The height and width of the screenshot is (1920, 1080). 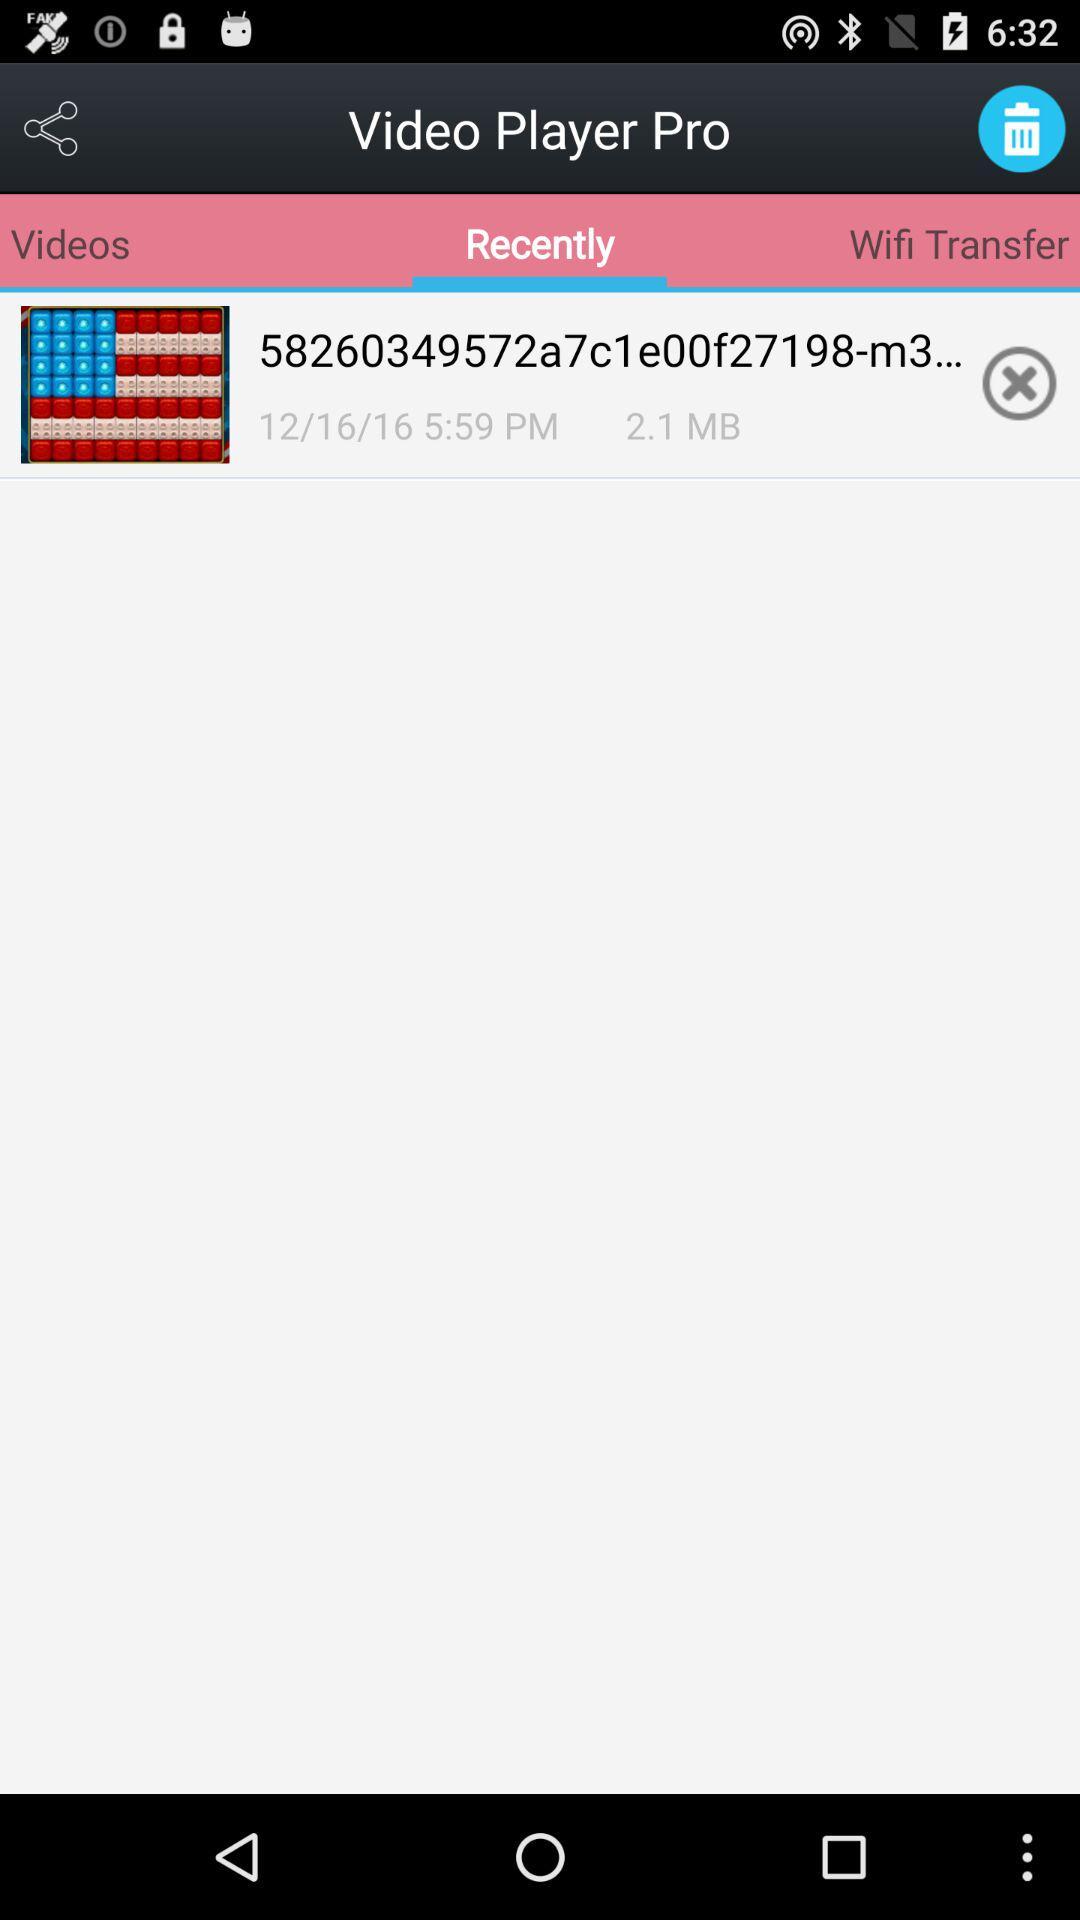 What do you see at coordinates (51, 127) in the screenshot?
I see `share video` at bounding box center [51, 127].